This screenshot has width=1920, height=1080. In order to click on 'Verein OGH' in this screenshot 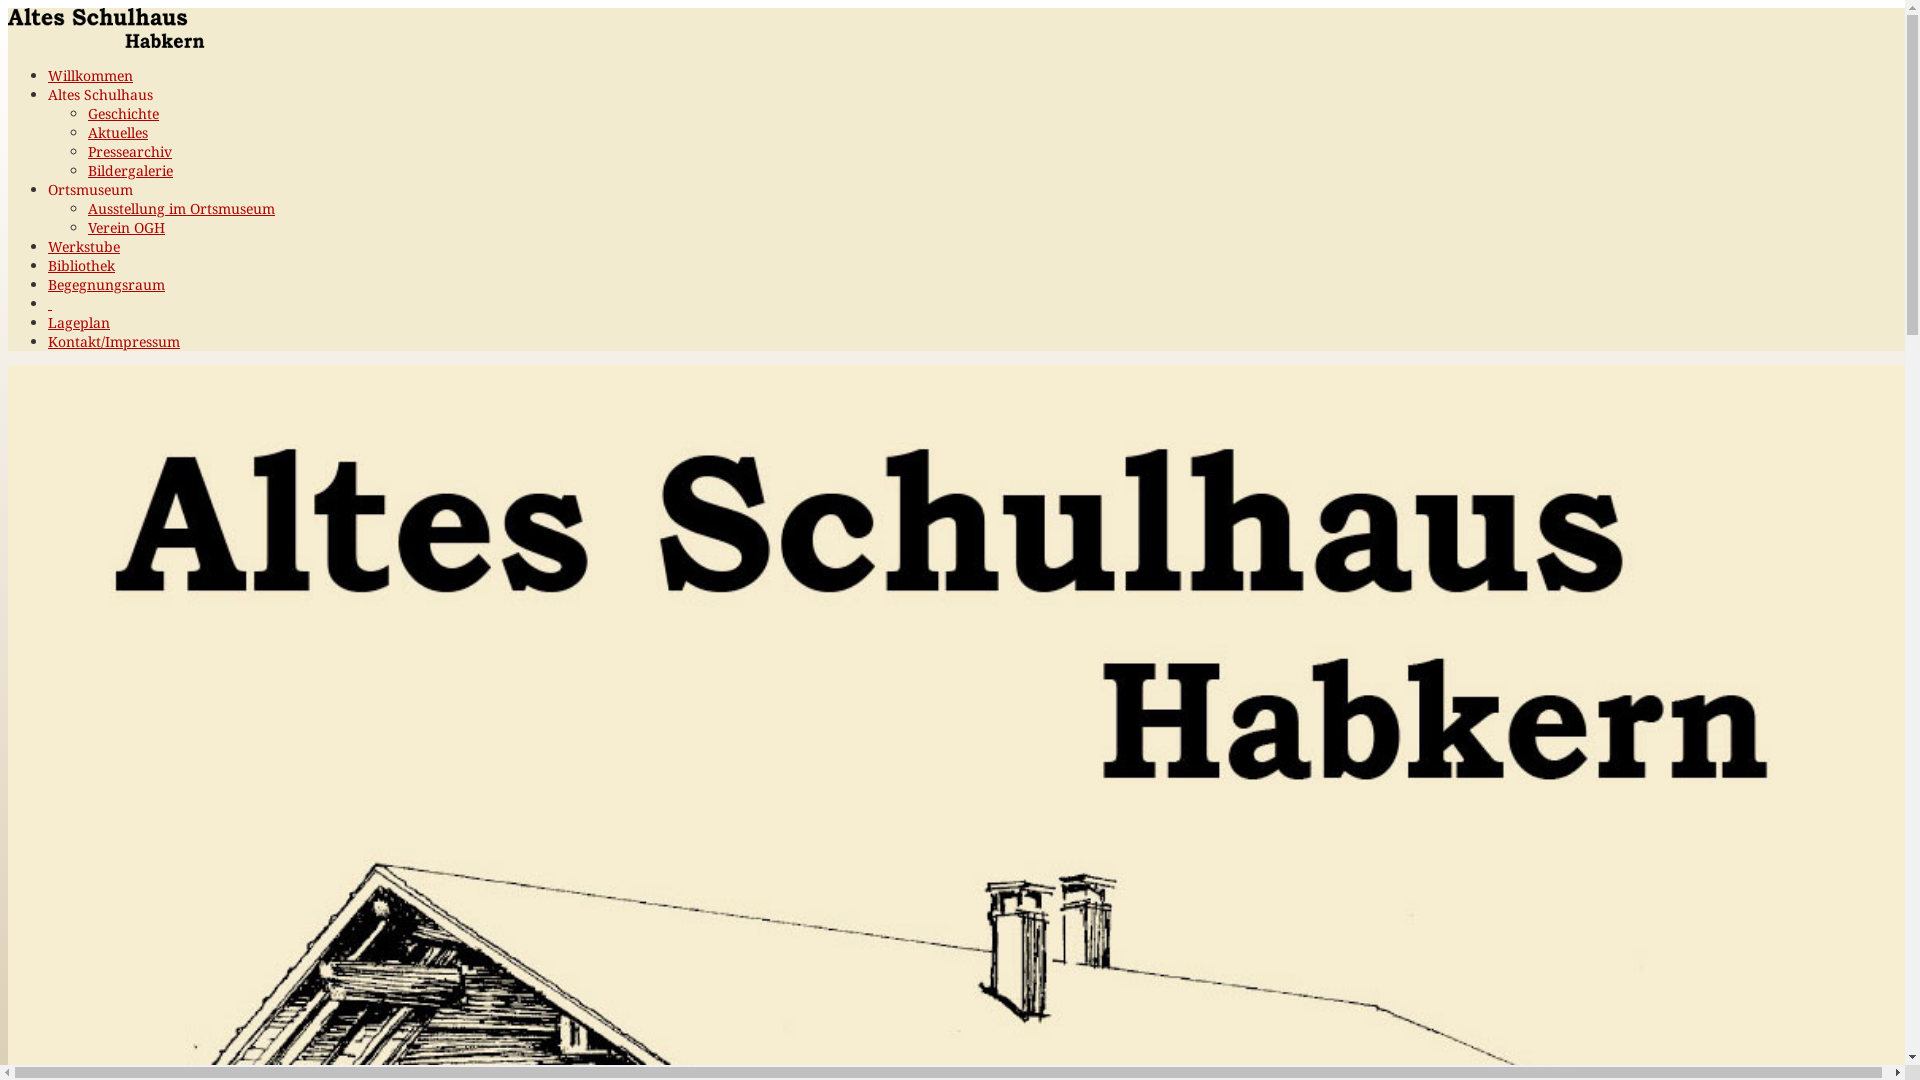, I will do `click(125, 226)`.